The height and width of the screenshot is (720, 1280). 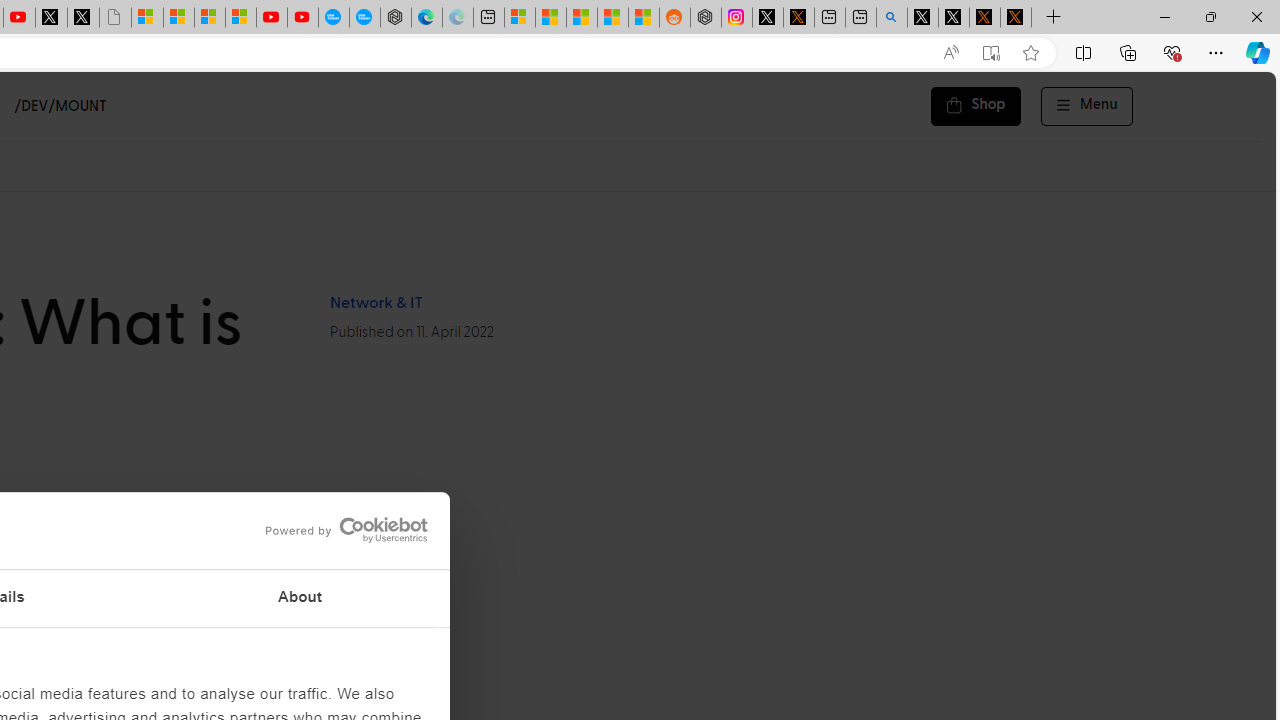 What do you see at coordinates (891, 17) in the screenshot?
I see `'github - Search'` at bounding box center [891, 17].